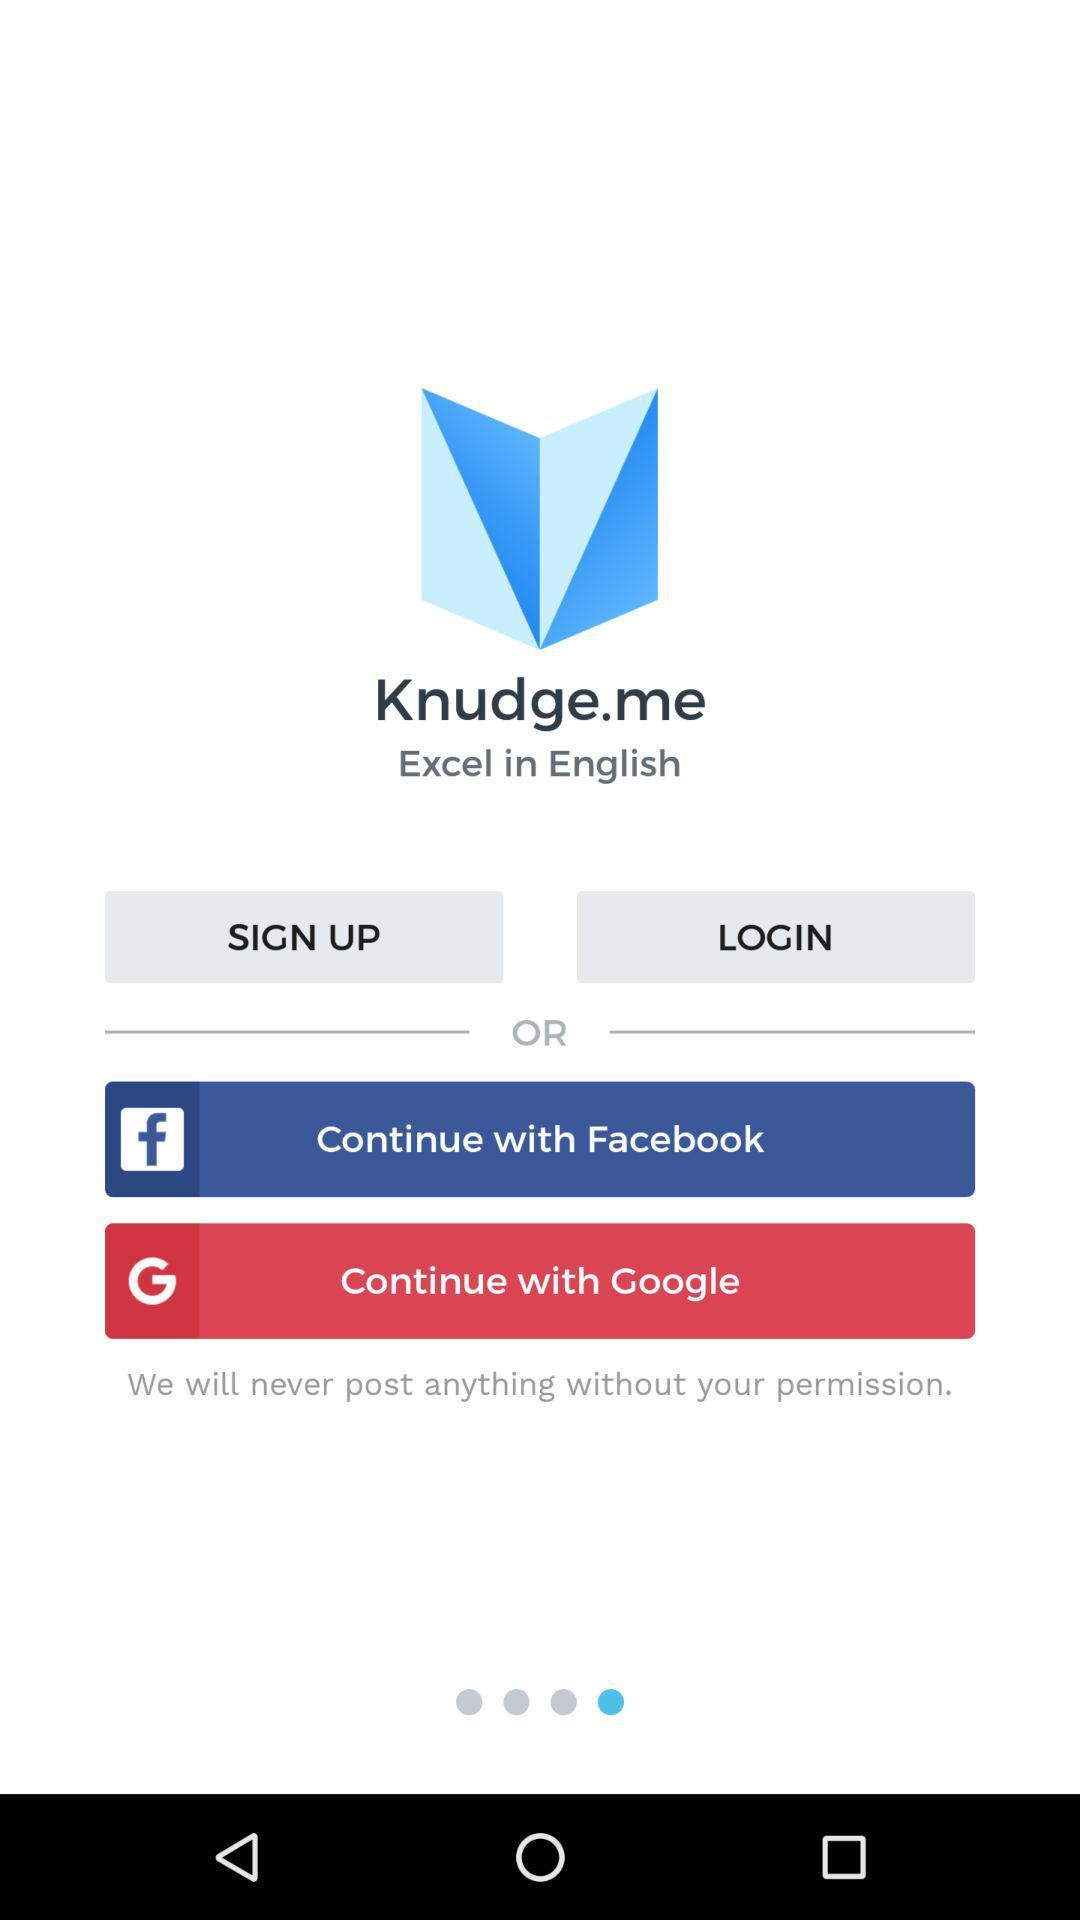 The image size is (1080, 1920). I want to click on the item above or icon, so click(304, 936).